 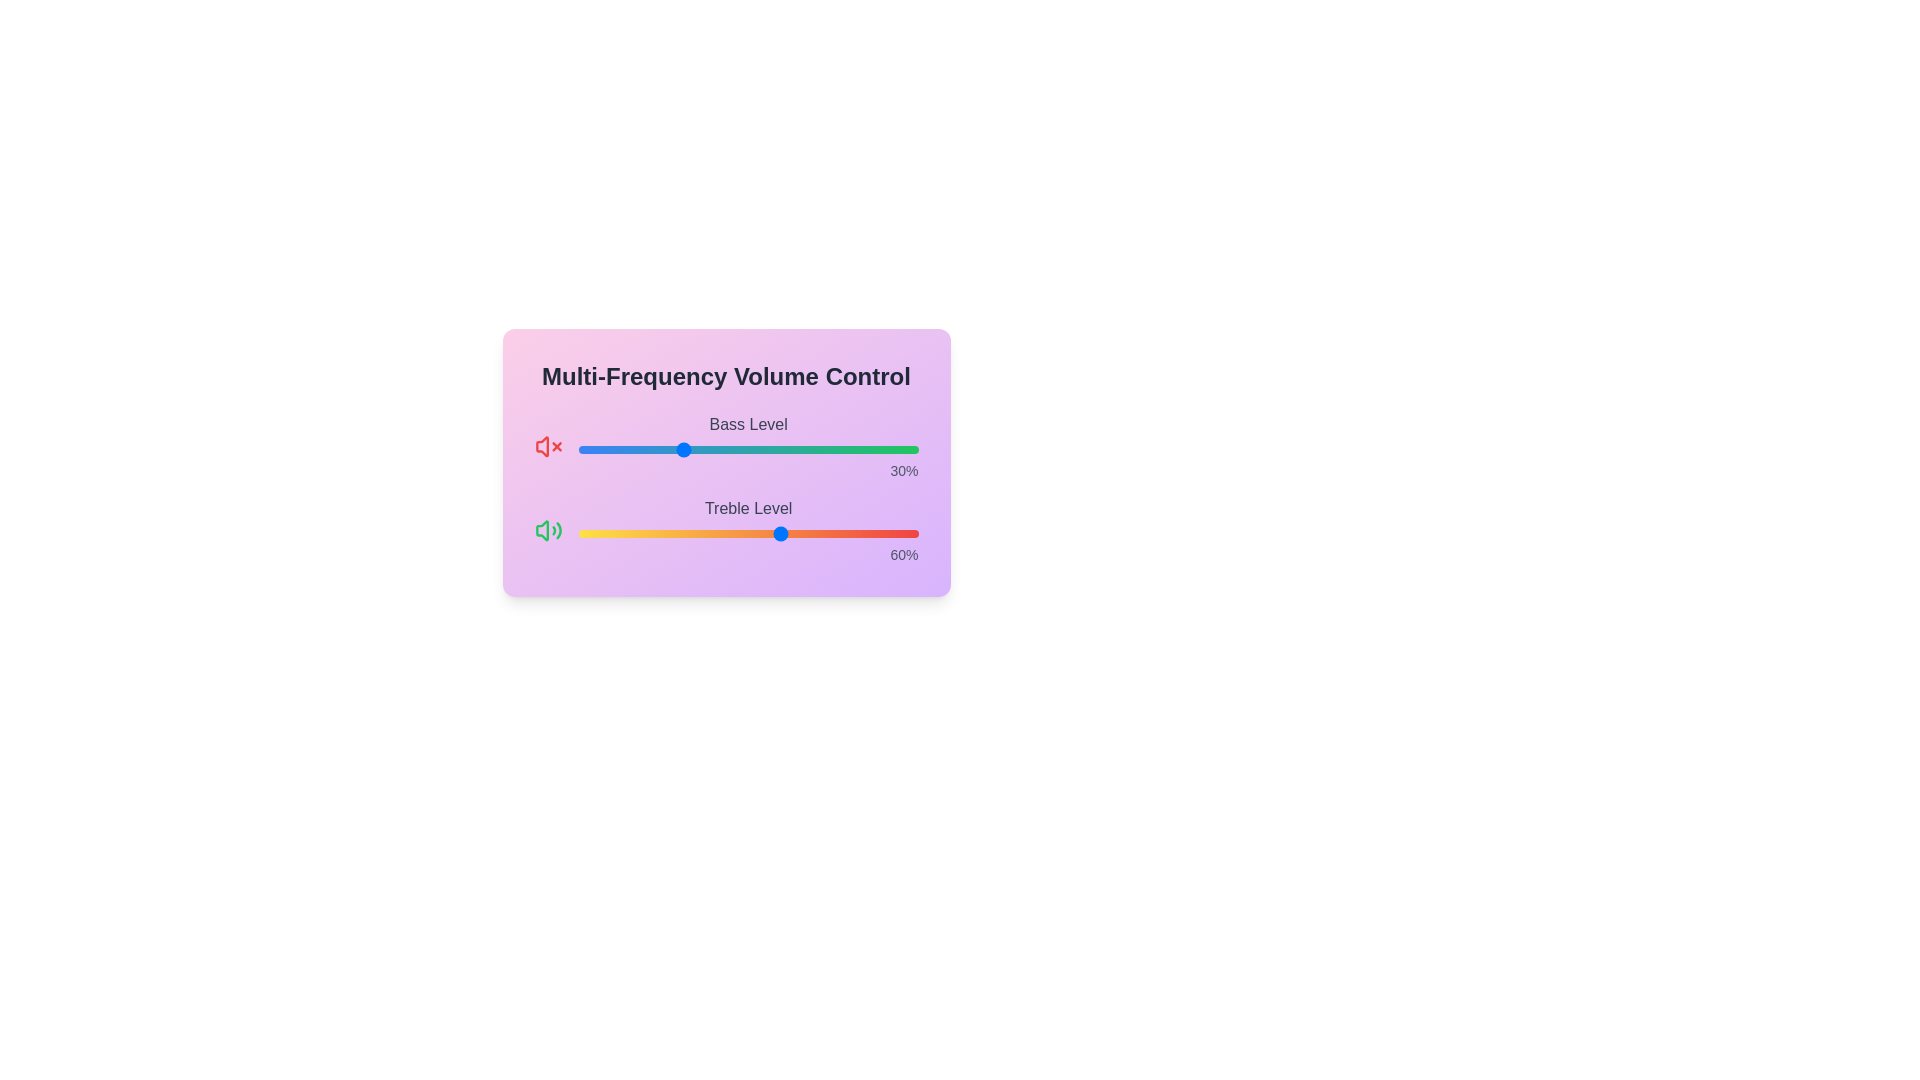 What do you see at coordinates (548, 446) in the screenshot?
I see `the mute icon for the bass control` at bounding box center [548, 446].